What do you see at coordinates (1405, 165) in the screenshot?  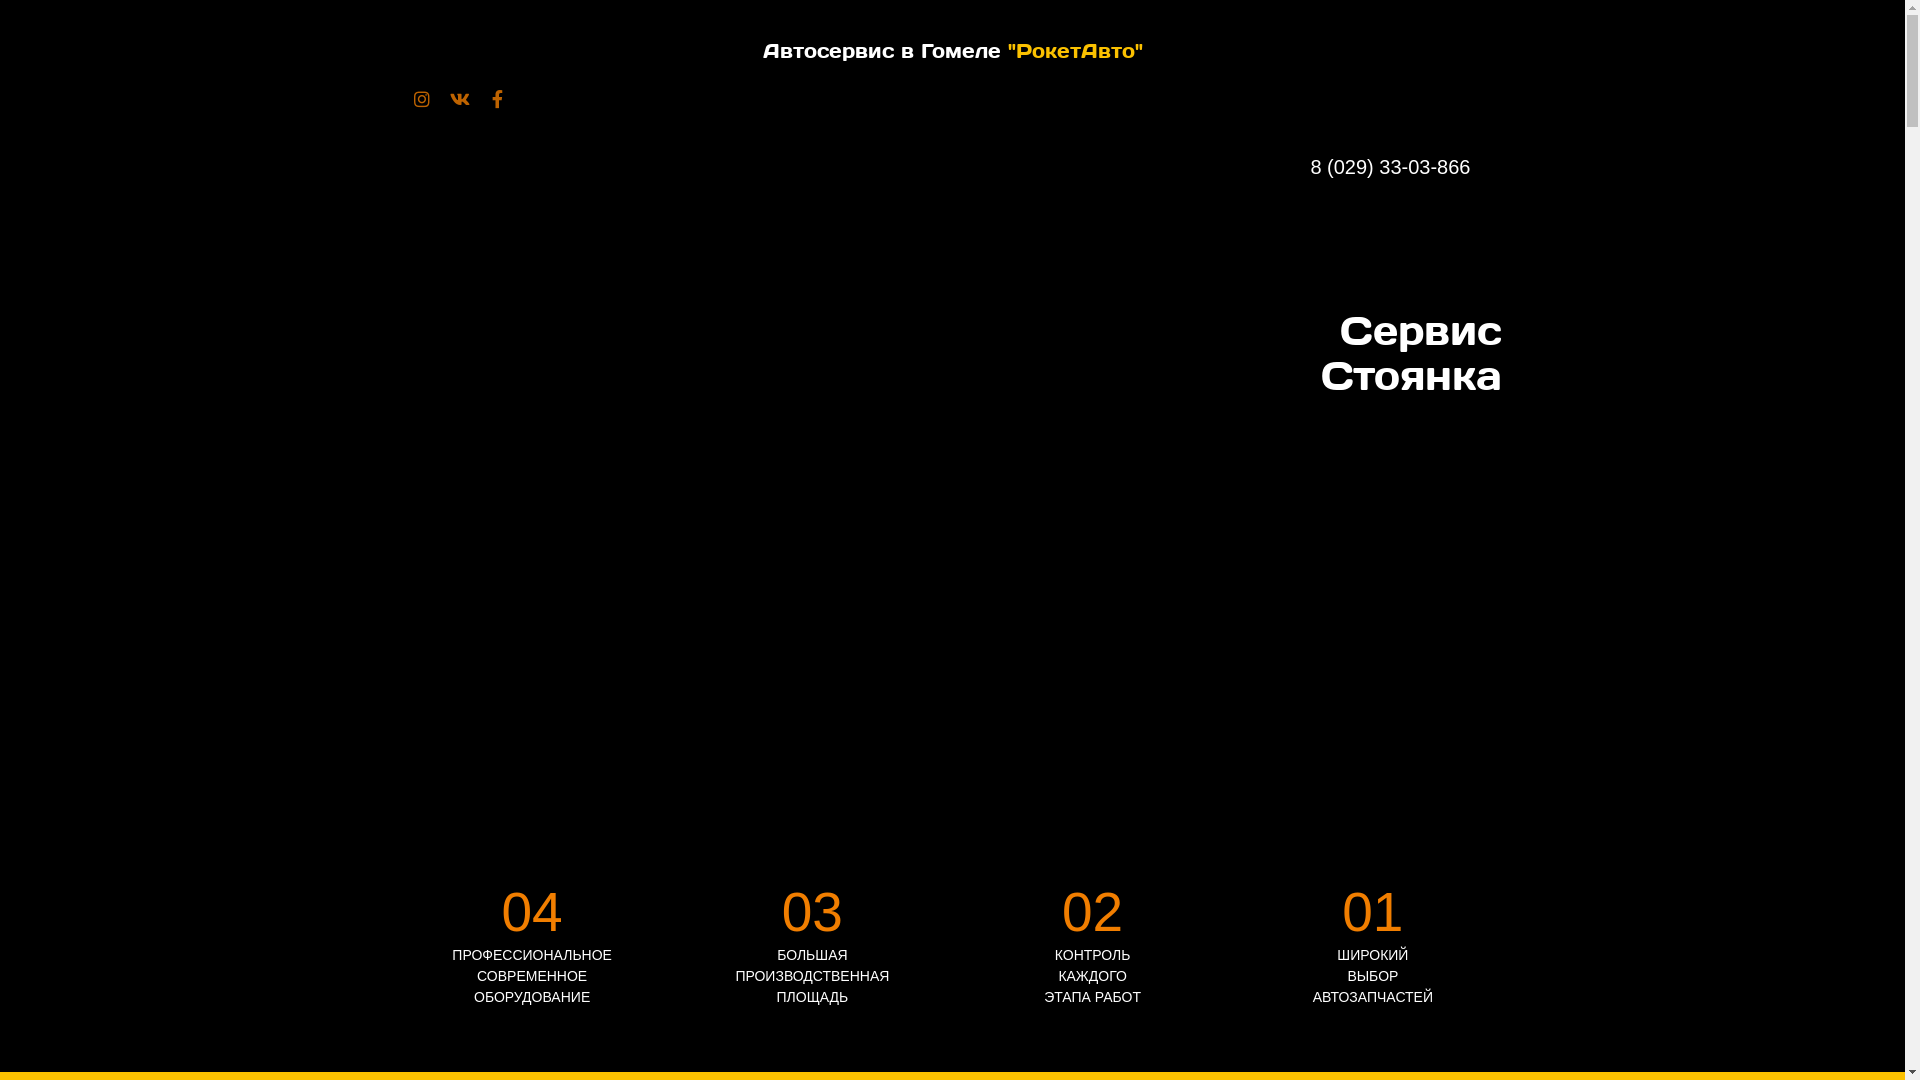 I see `'8 (029) 33-03-866'` at bounding box center [1405, 165].